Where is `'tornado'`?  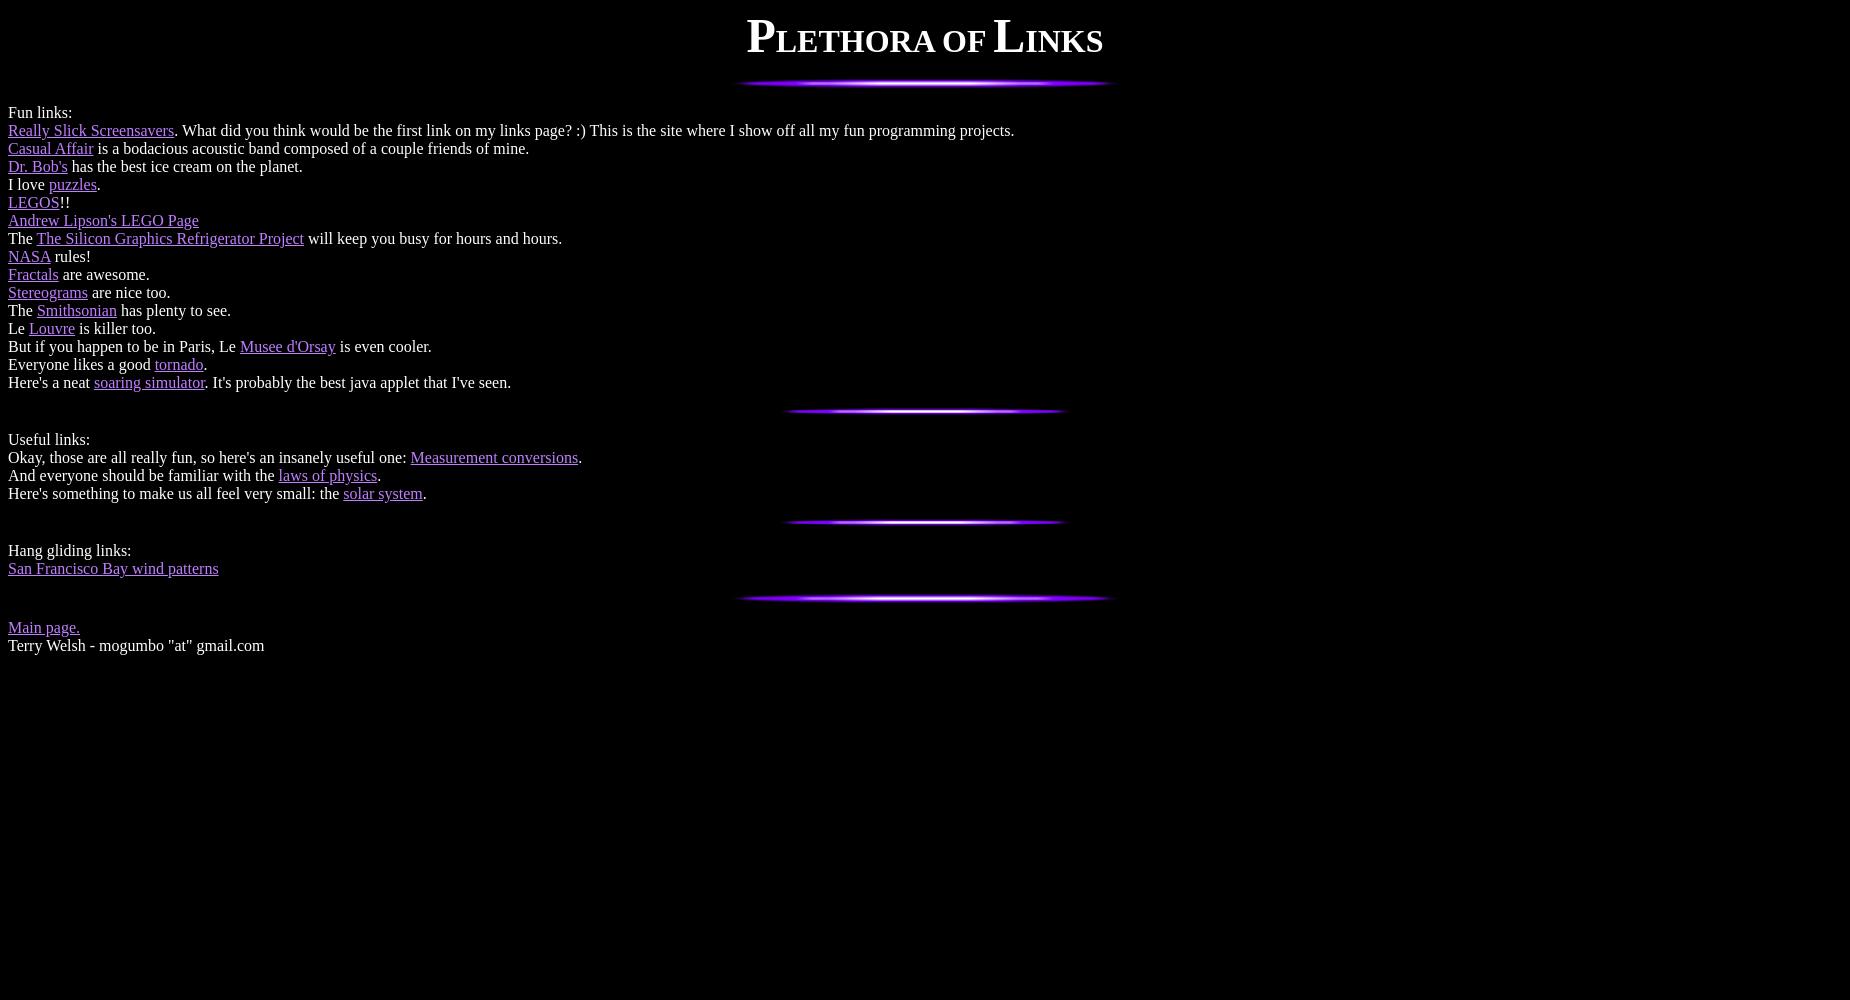
'tornado' is located at coordinates (177, 363).